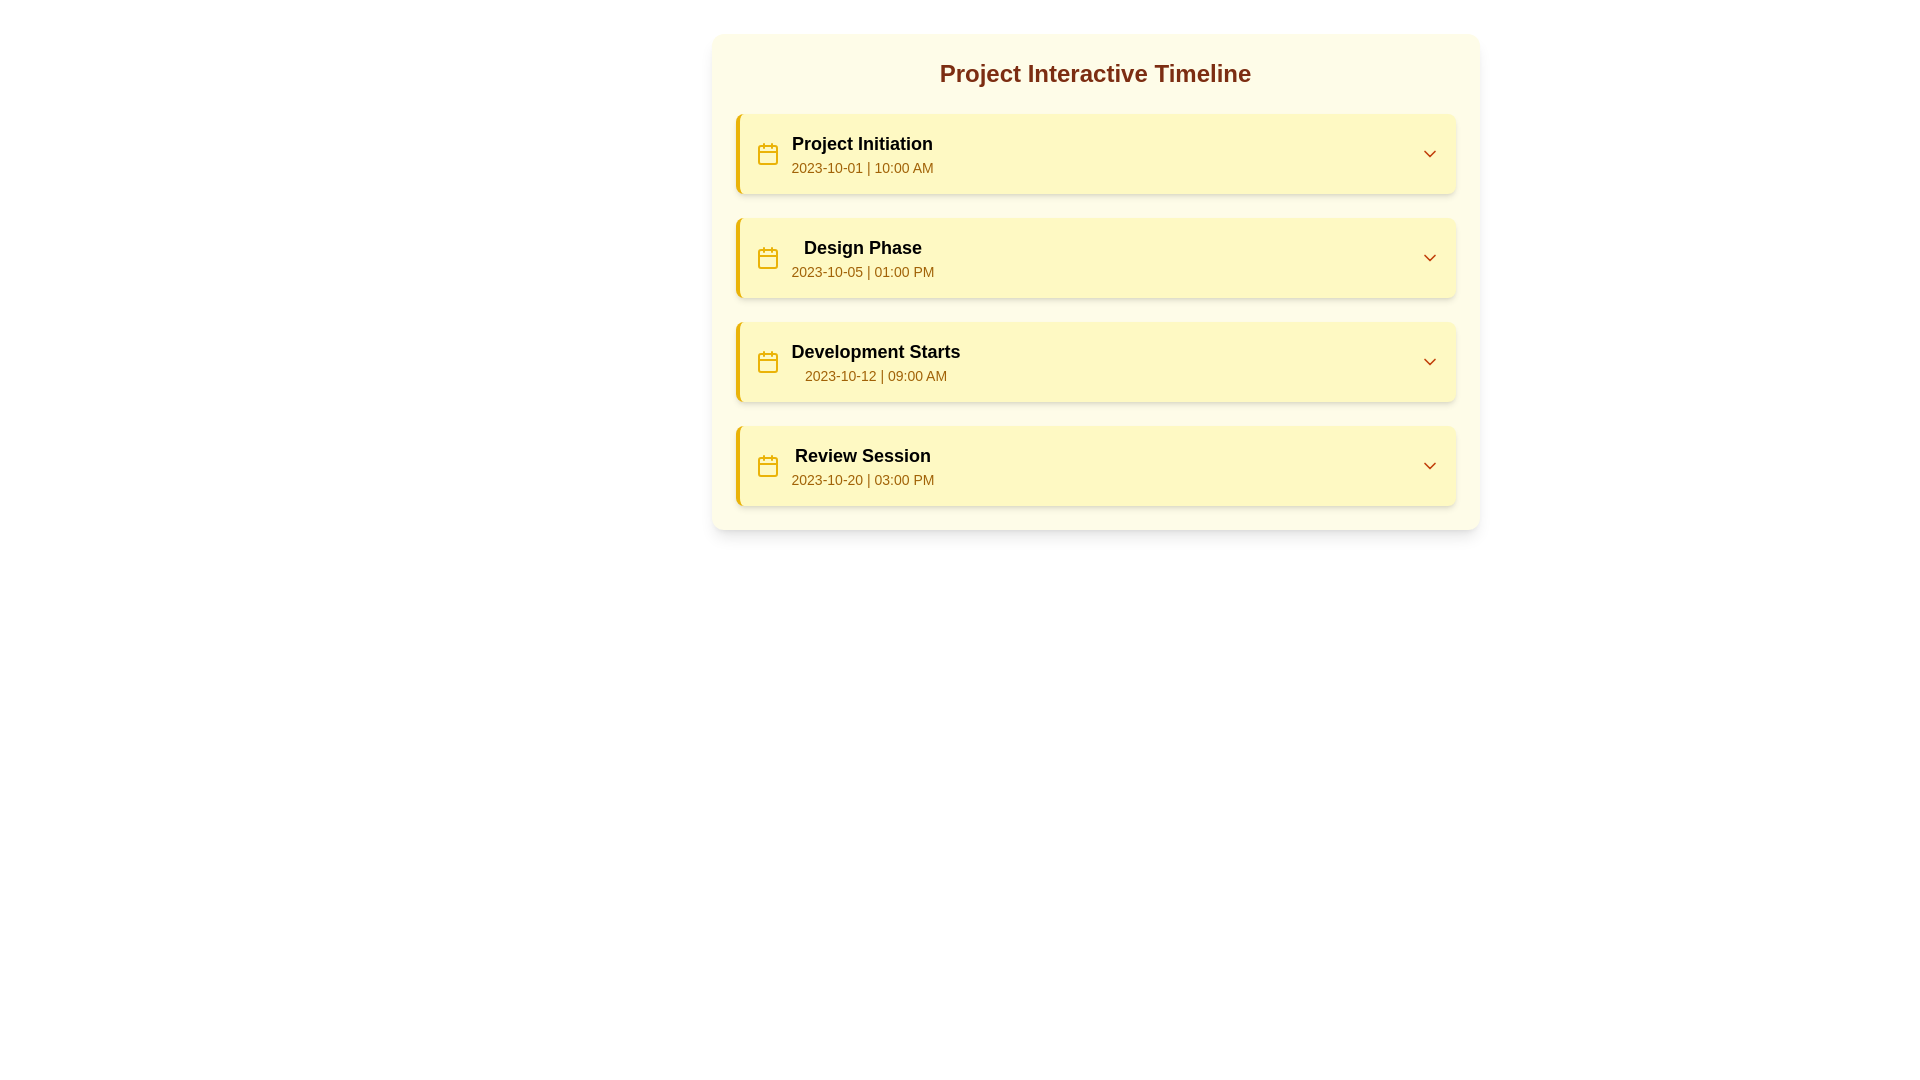 The height and width of the screenshot is (1080, 1920). Describe the element at coordinates (1094, 281) in the screenshot. I see `the second item in the vertical list titled 'Design Phase' within the 'Project Interactive Timeline' section` at that location.